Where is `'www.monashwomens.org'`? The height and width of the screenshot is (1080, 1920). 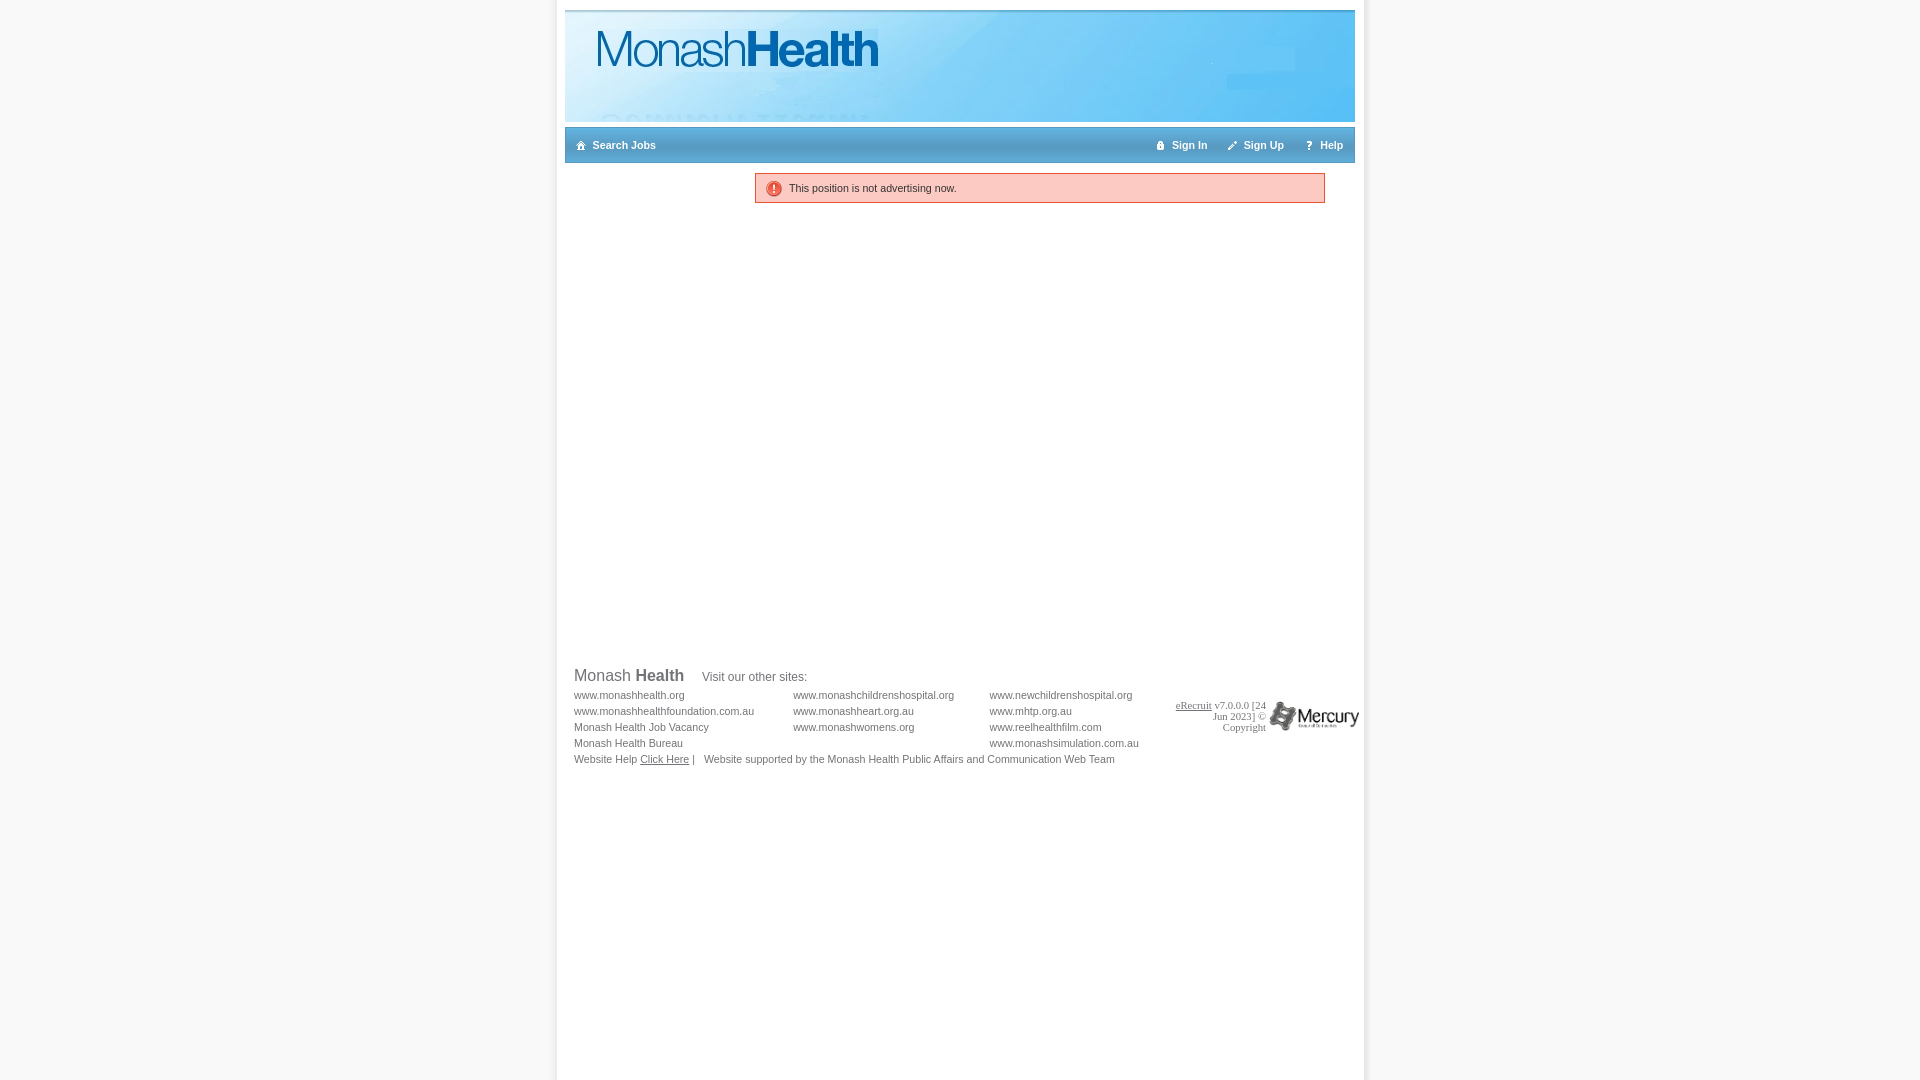
'www.monashwomens.org' is located at coordinates (853, 726).